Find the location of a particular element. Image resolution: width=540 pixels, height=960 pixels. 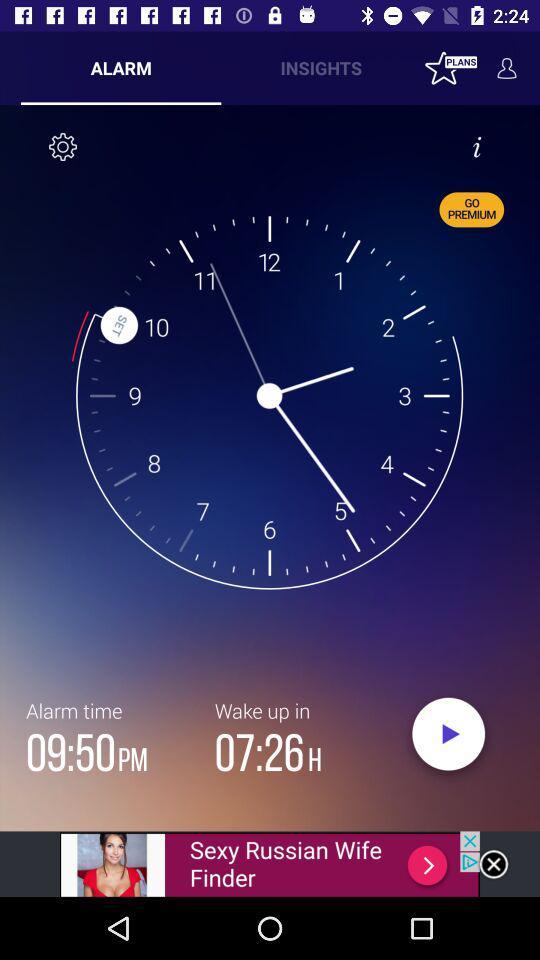

for play is located at coordinates (448, 738).